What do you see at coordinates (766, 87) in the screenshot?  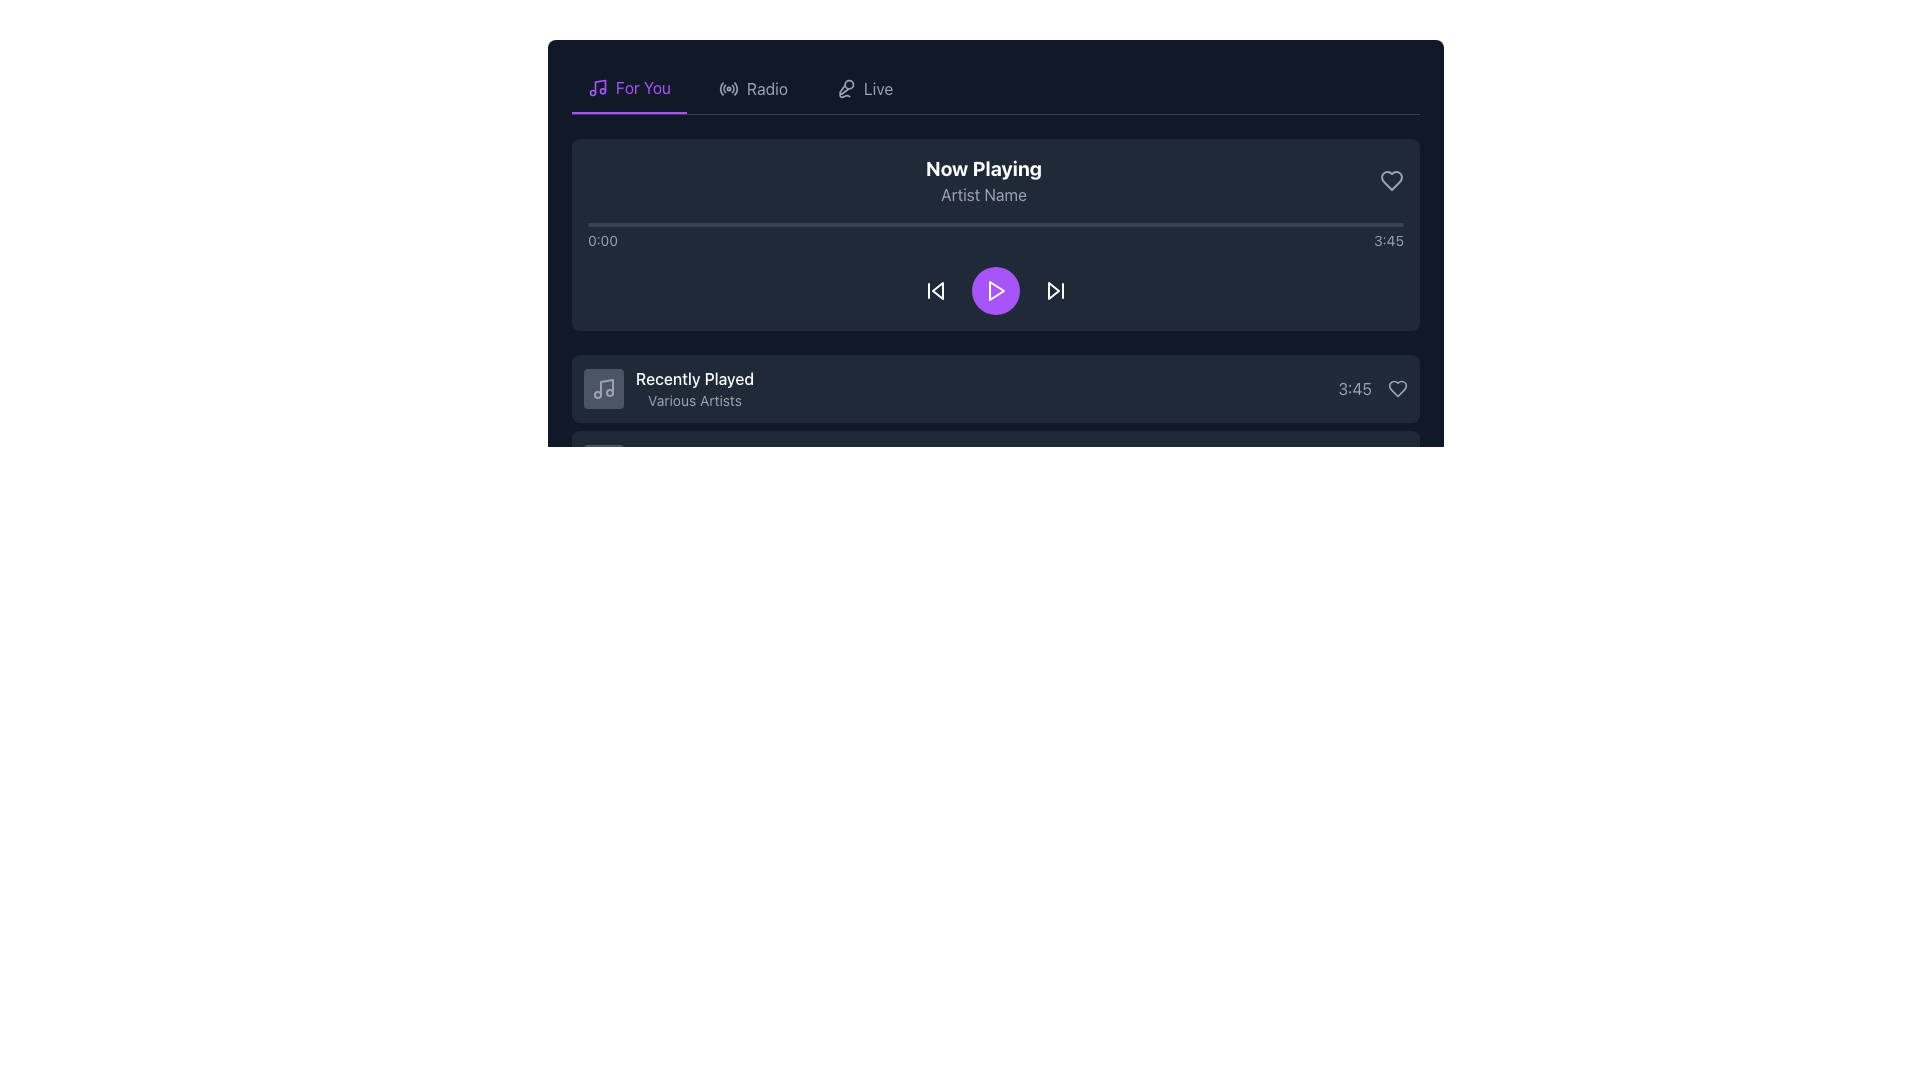 I see `the 'Radio' label, which displays the word 'Radio' in gray font against a dark background, located at the top right of the page` at bounding box center [766, 87].